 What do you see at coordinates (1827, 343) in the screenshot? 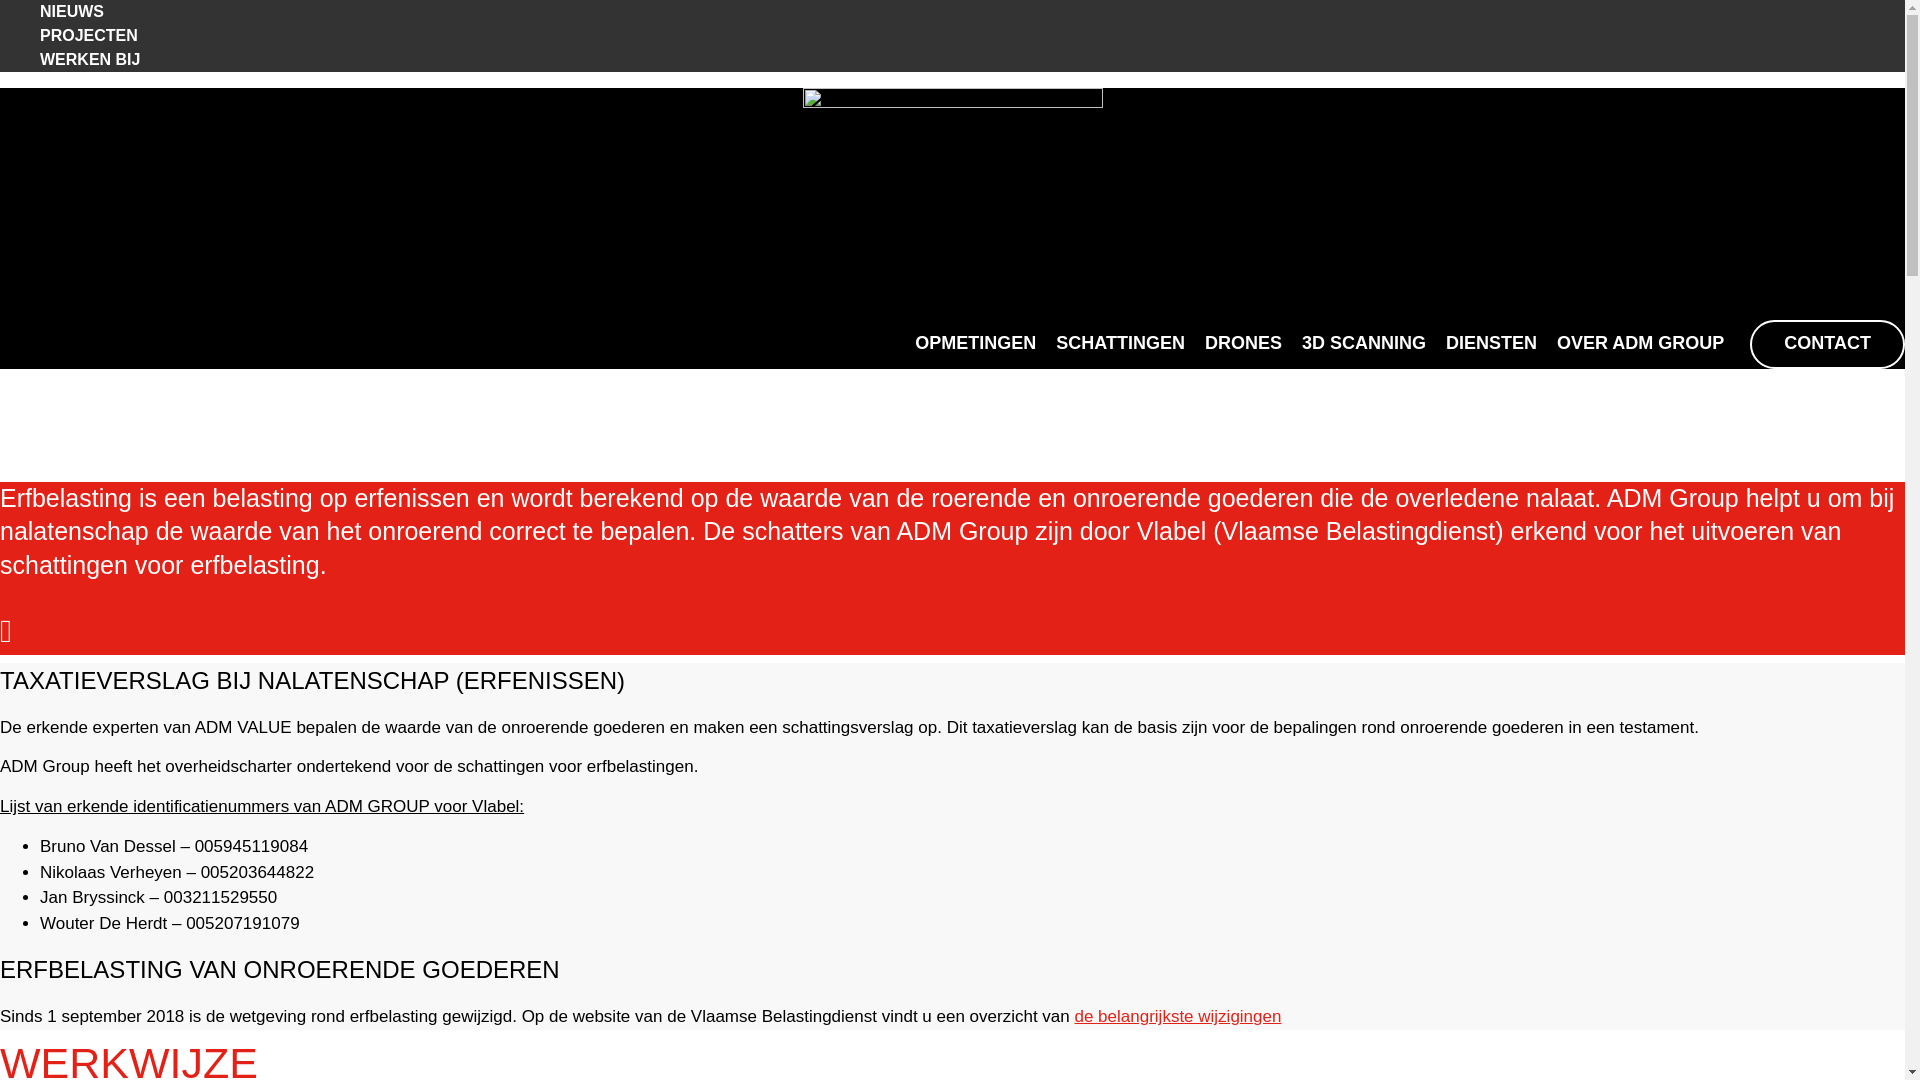
I see `'CONTACT'` at bounding box center [1827, 343].